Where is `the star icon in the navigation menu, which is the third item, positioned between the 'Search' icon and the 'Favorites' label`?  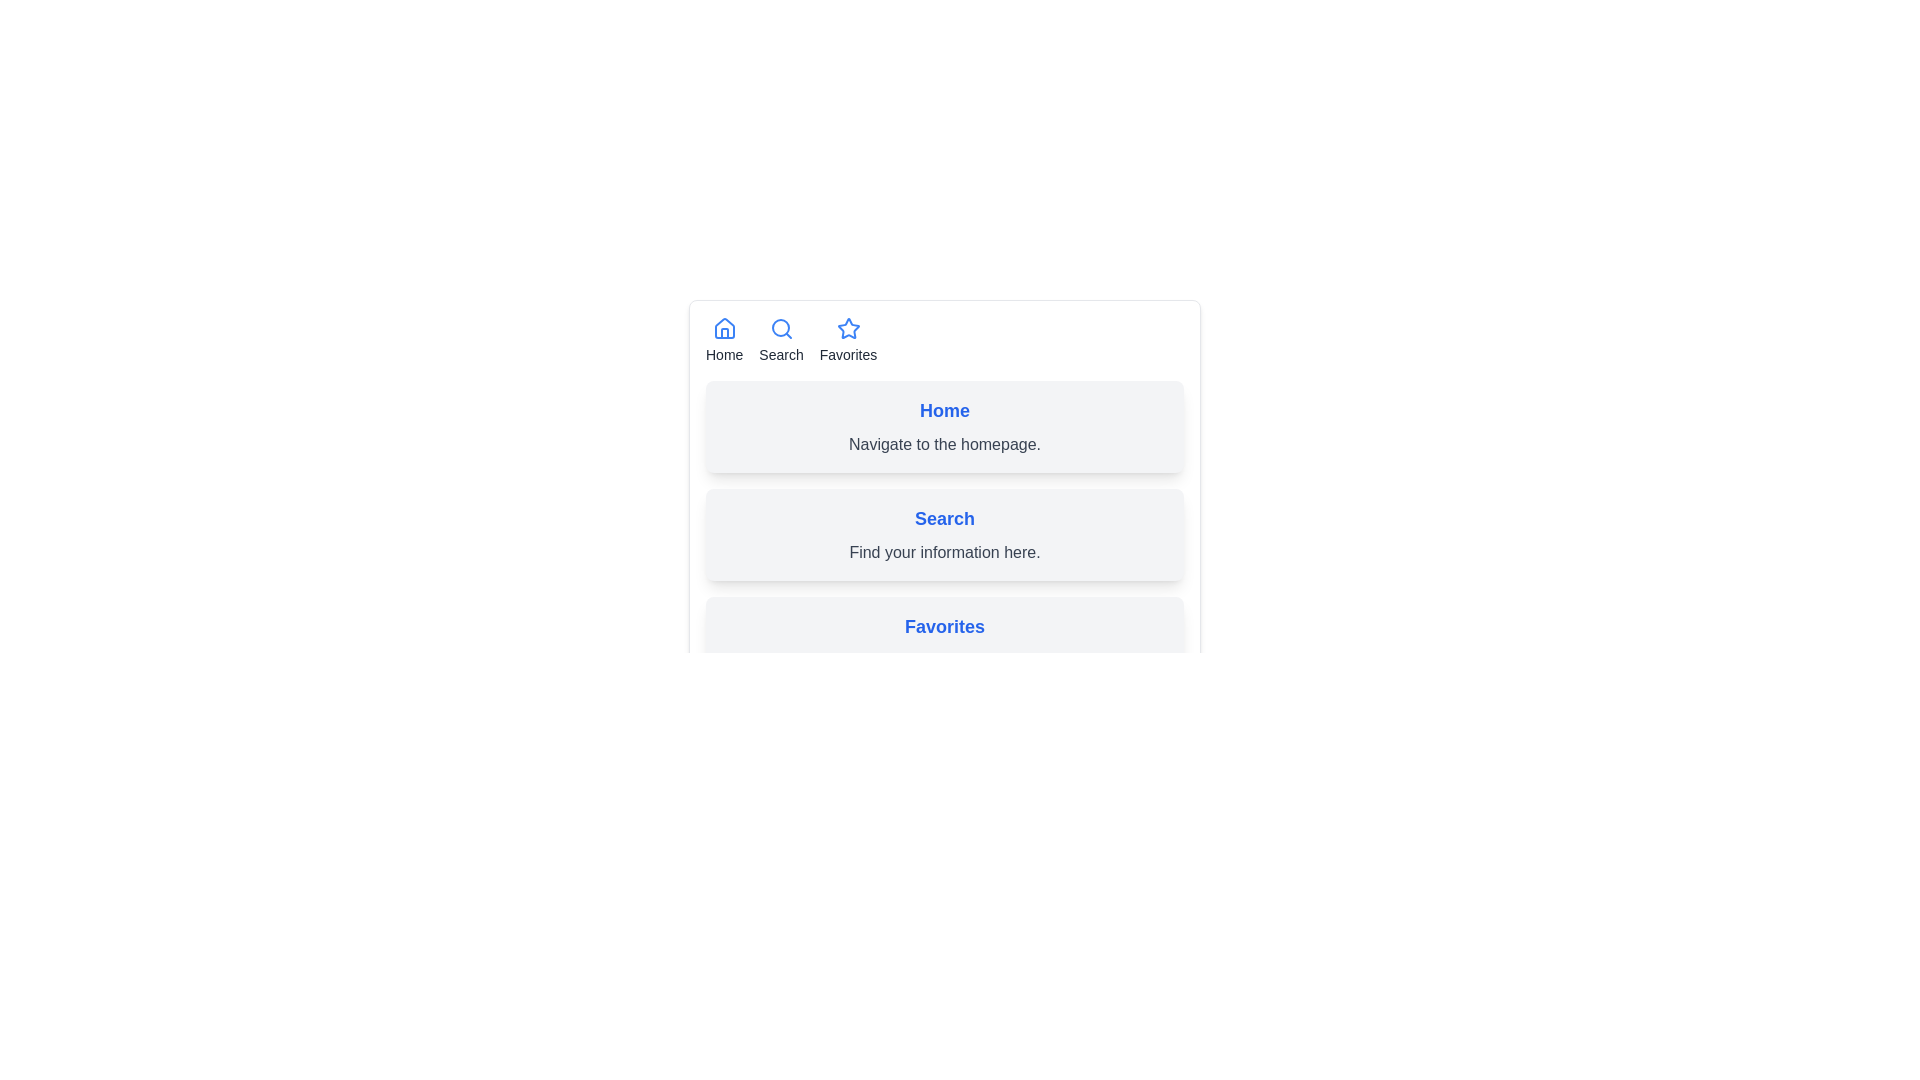
the star icon in the navigation menu, which is the third item, positioned between the 'Search' icon and the 'Favorites' label is located at coordinates (848, 327).